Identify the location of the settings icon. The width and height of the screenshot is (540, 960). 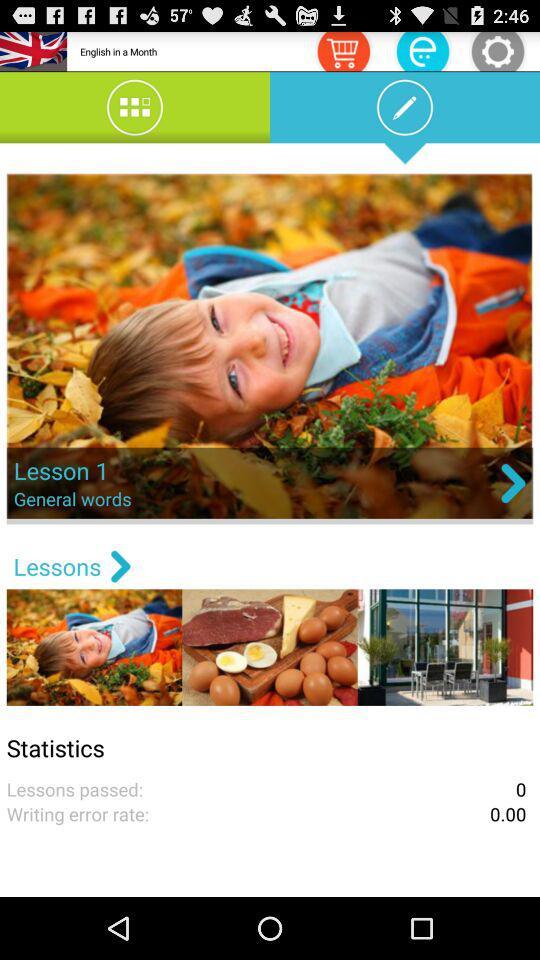
(496, 53).